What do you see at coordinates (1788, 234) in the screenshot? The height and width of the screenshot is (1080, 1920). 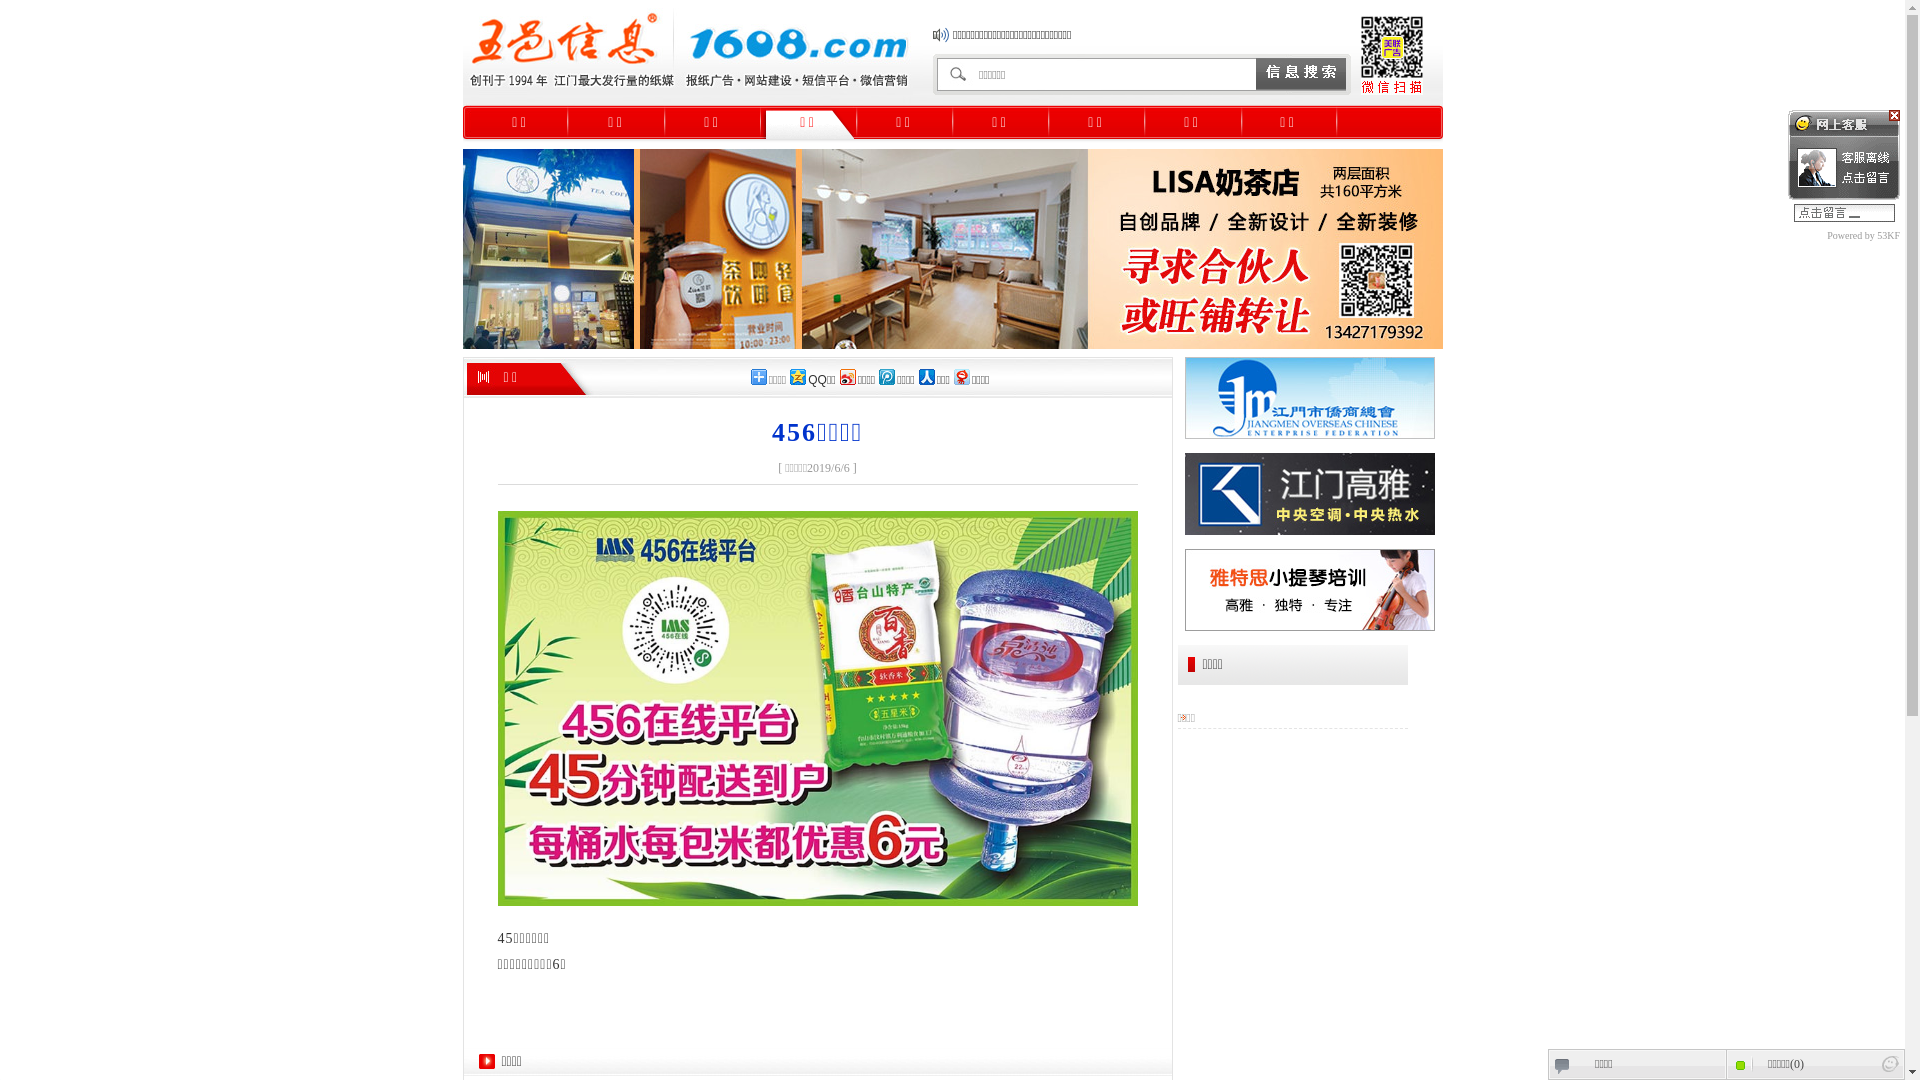 I see `'Powered by 53KF'` at bounding box center [1788, 234].